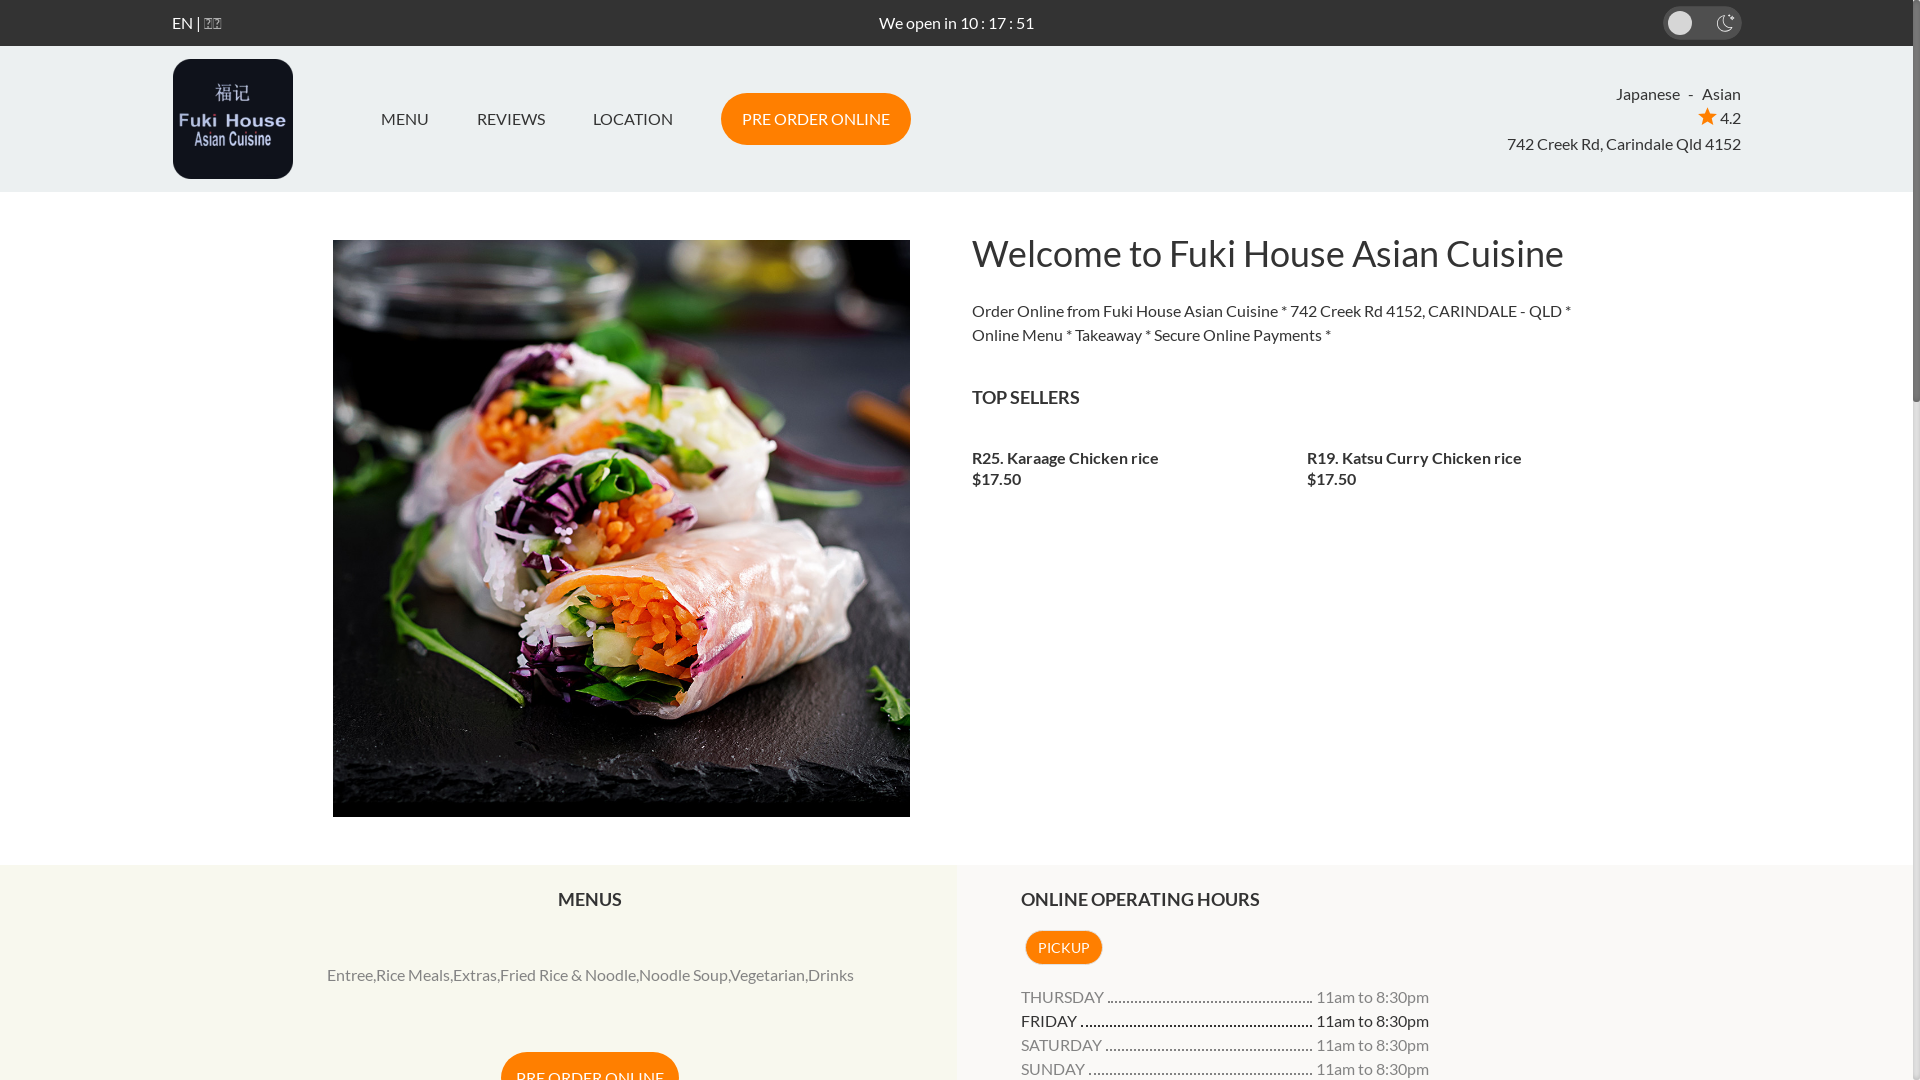 The image size is (1920, 1080). Describe the element at coordinates (350, 973) in the screenshot. I see `'Entree'` at that location.